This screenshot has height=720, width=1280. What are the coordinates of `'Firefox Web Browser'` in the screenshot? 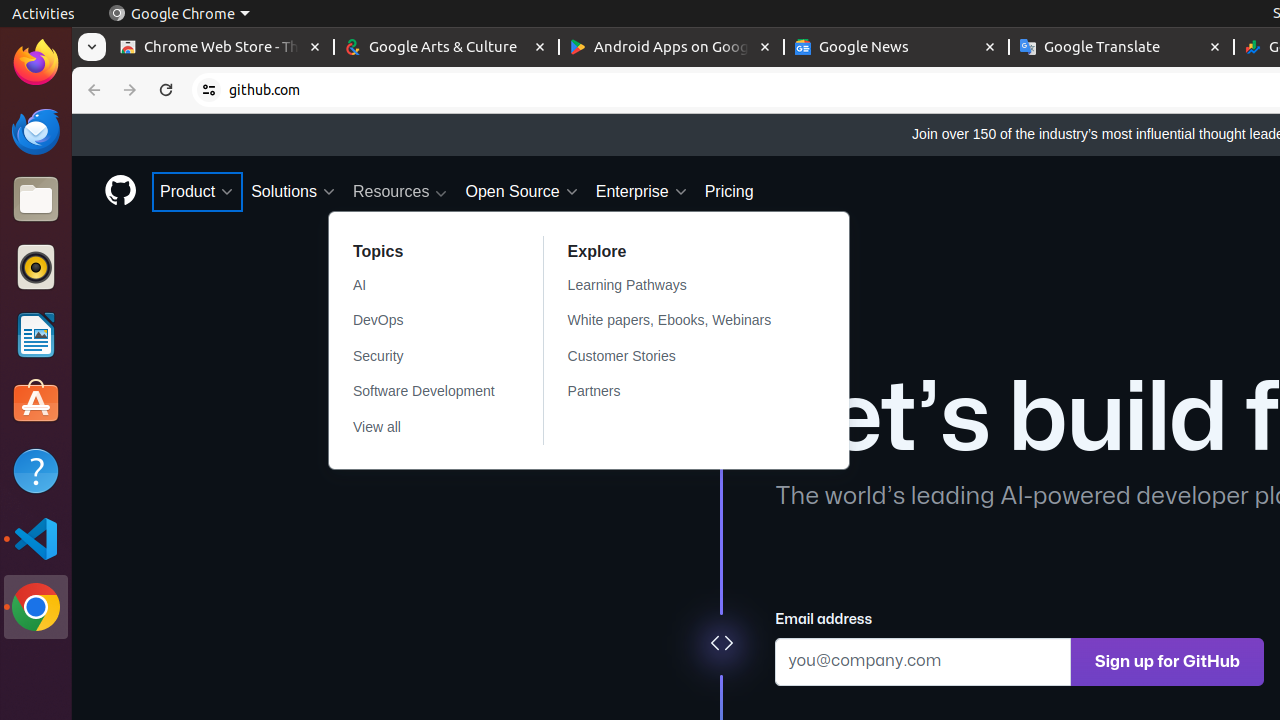 It's located at (35, 61).